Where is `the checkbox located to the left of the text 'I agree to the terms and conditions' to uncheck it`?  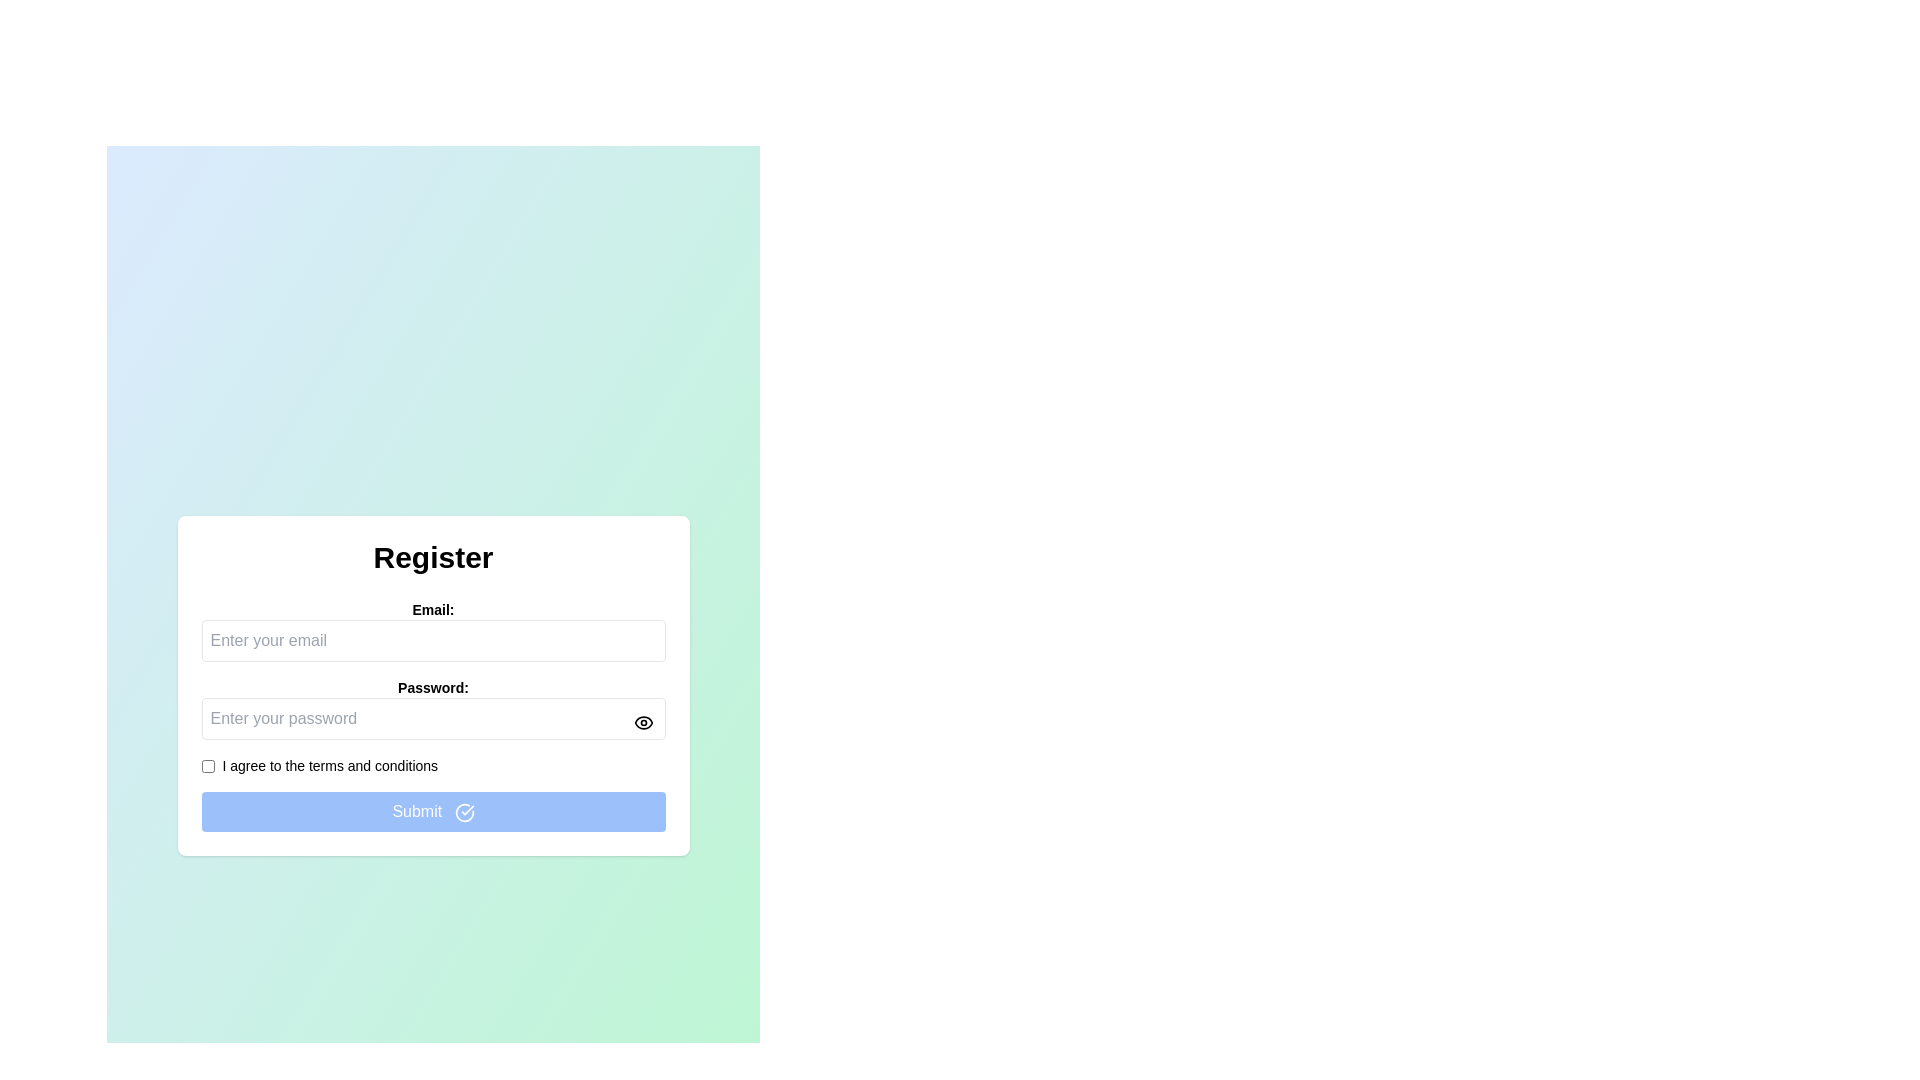 the checkbox located to the left of the text 'I agree to the terms and conditions' to uncheck it is located at coordinates (207, 765).